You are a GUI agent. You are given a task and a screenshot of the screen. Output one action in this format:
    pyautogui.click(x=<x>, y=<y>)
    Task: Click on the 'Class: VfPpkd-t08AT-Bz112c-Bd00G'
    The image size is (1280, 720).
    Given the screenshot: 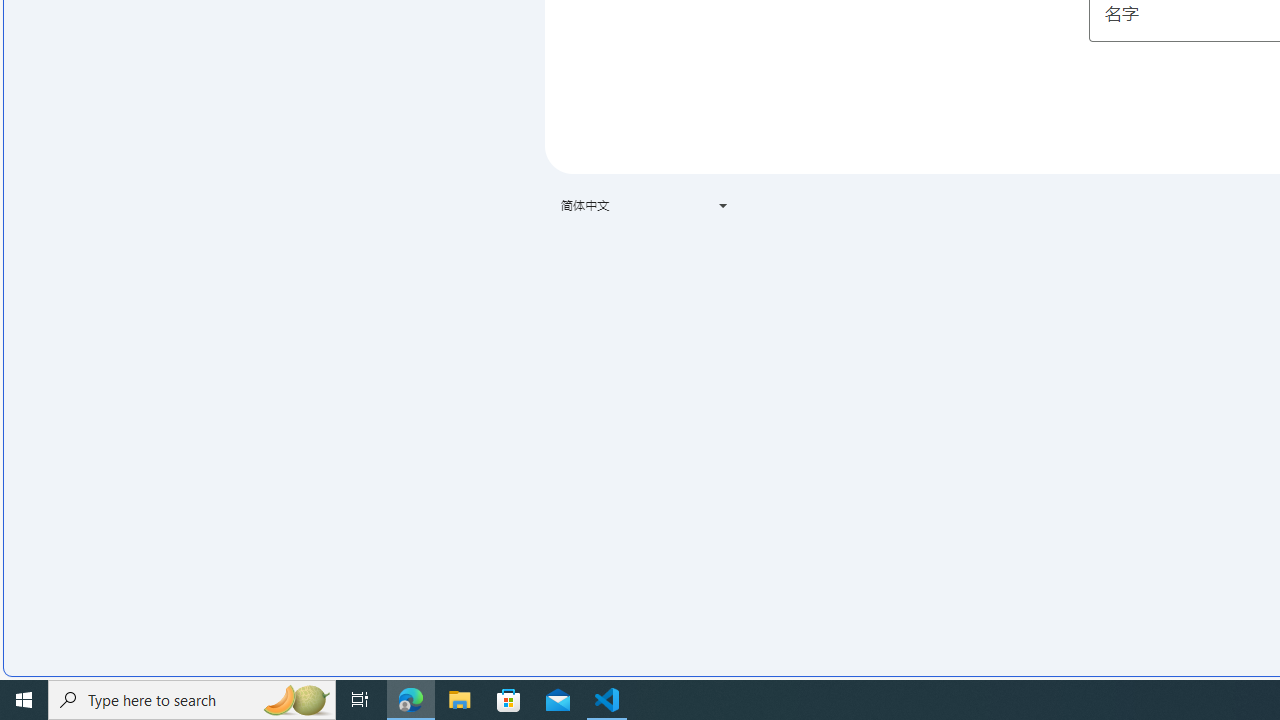 What is the action you would take?
    pyautogui.click(x=722, y=205)
    